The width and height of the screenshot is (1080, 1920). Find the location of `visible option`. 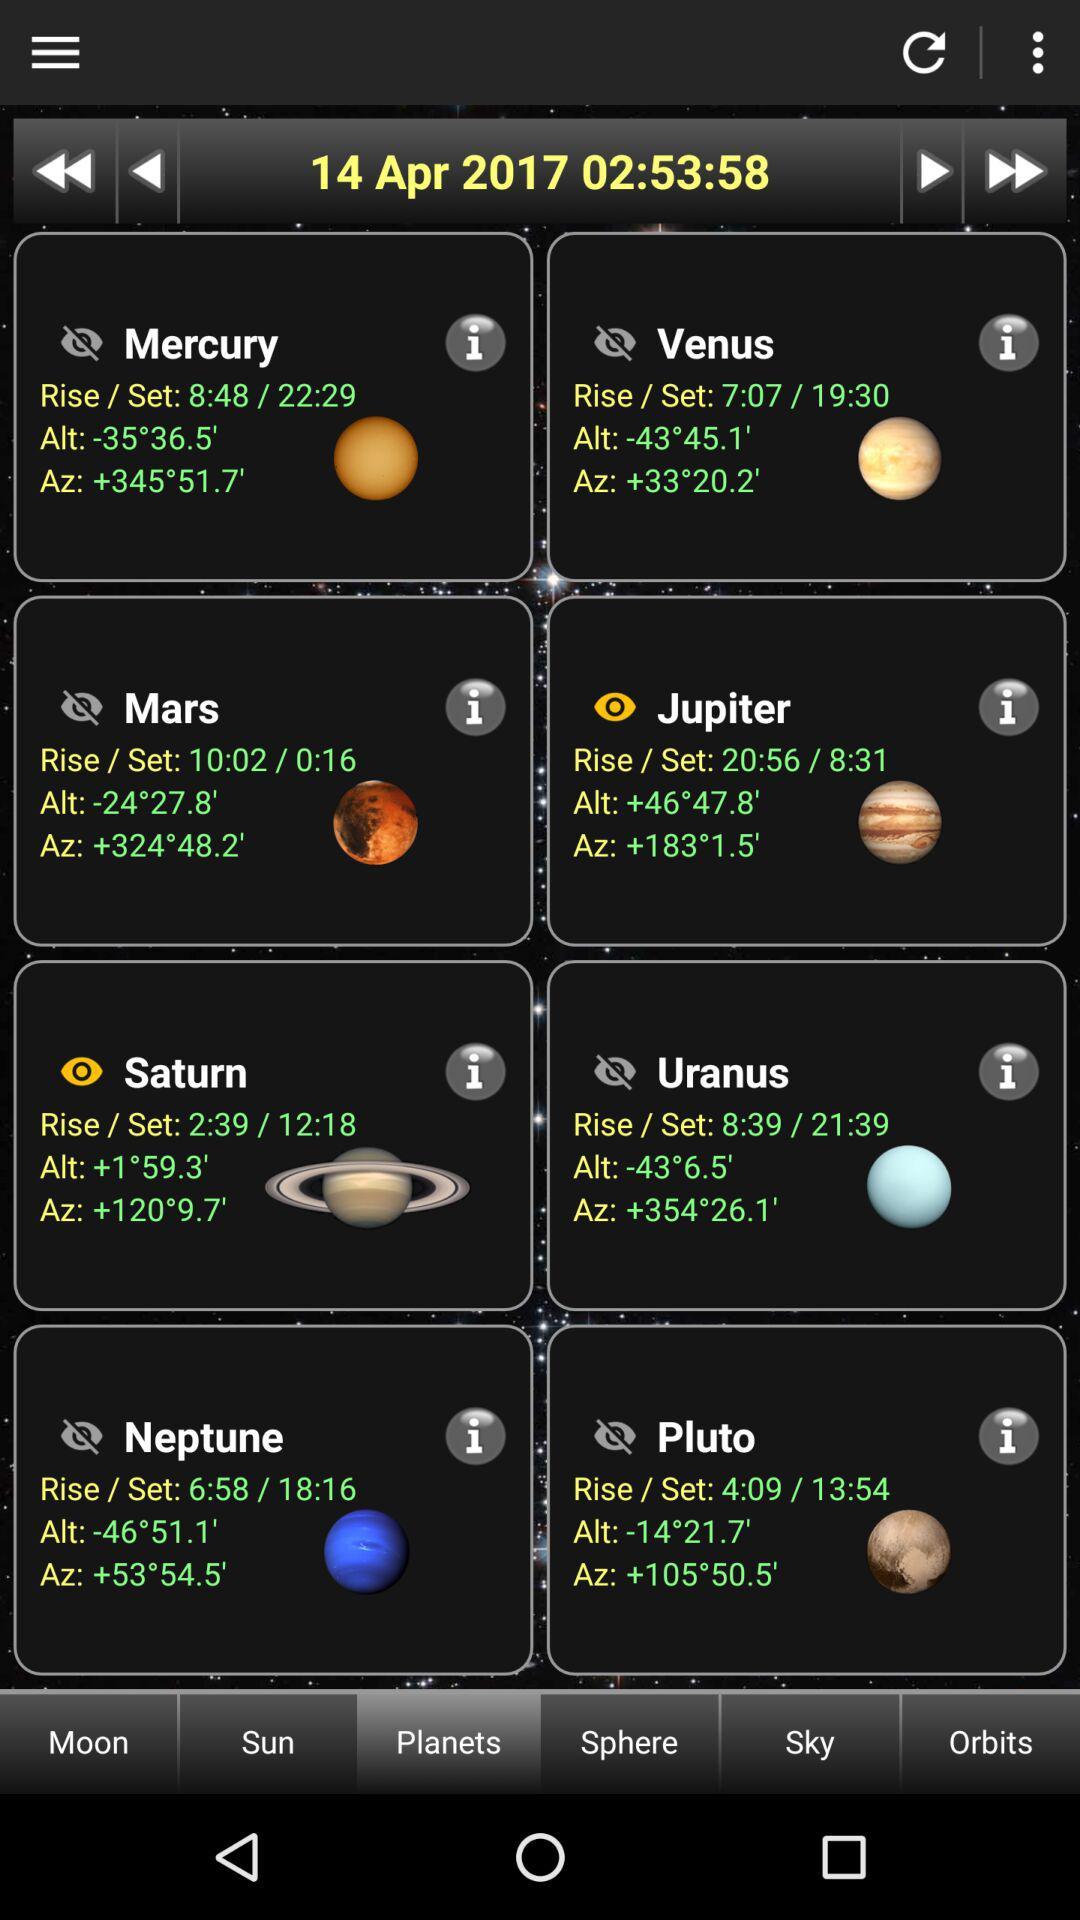

visible option is located at coordinates (613, 1434).